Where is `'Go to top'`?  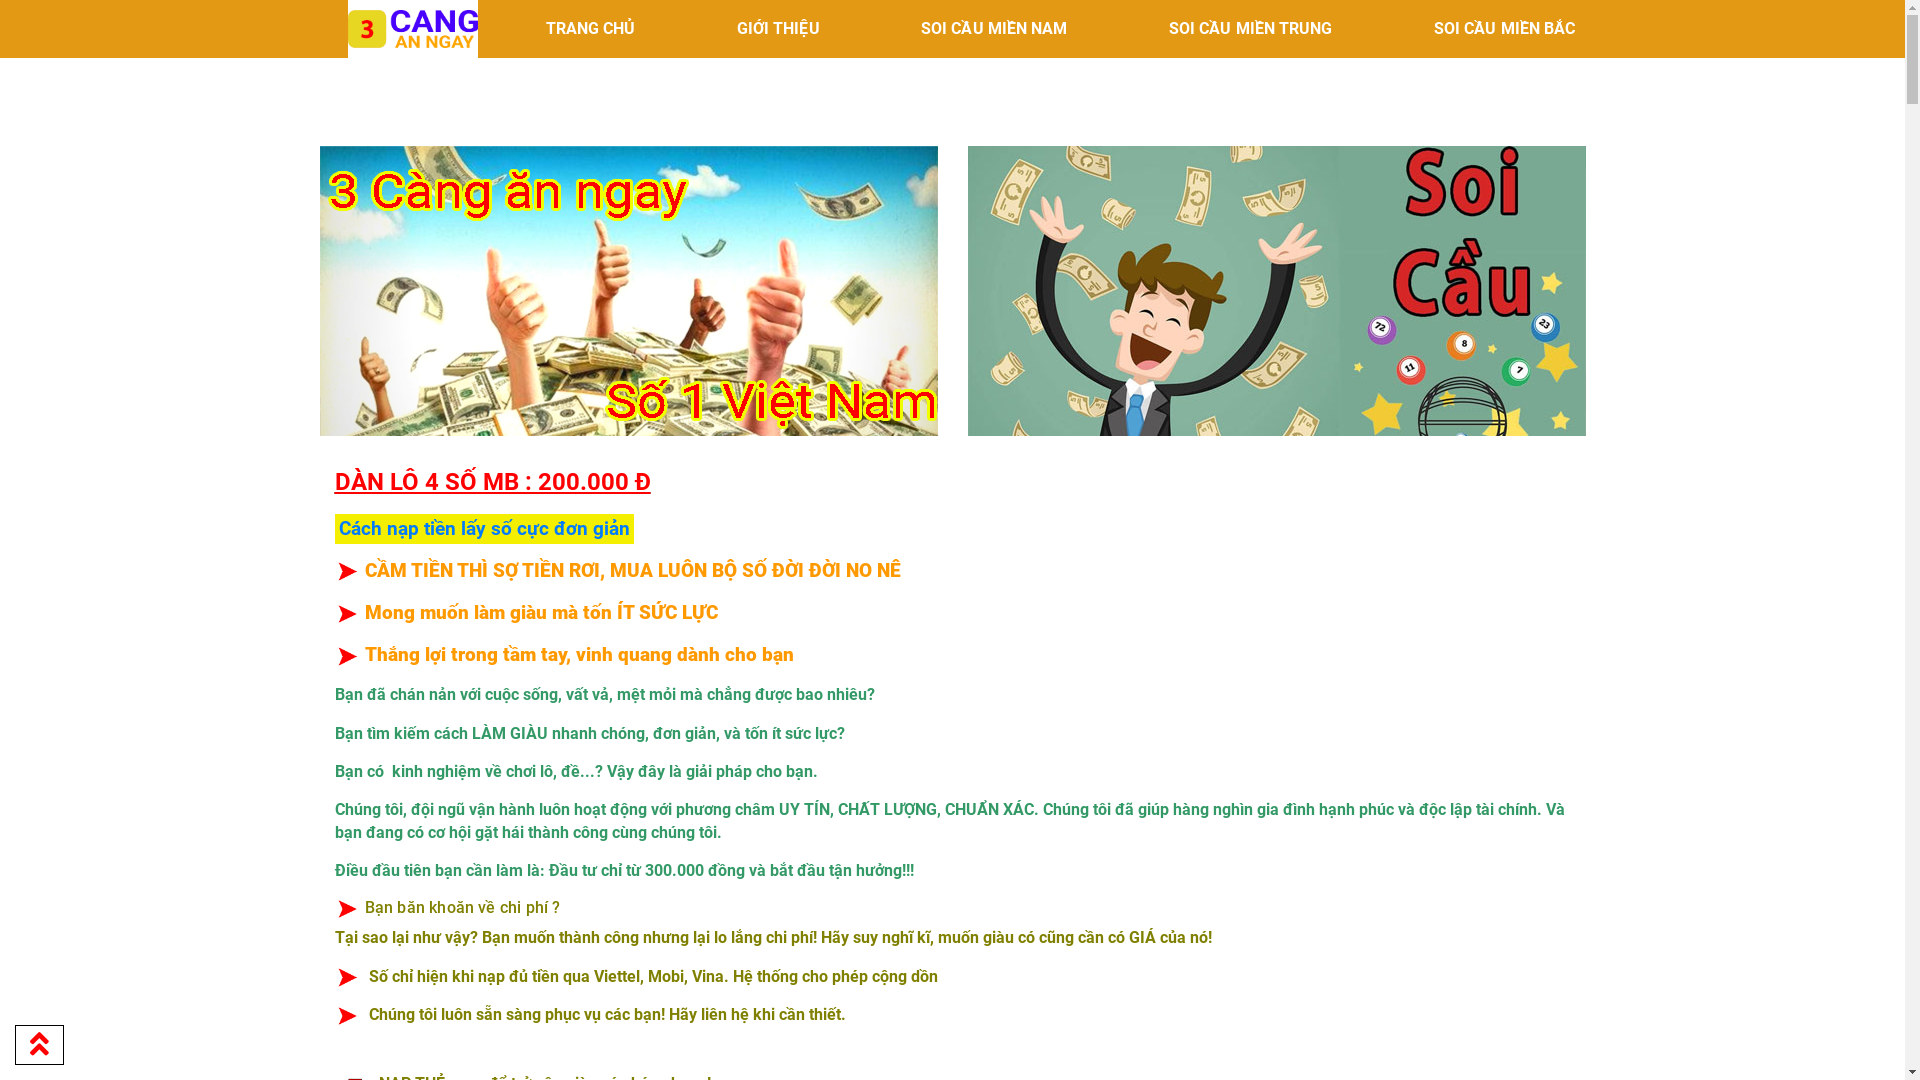
'Go to top' is located at coordinates (39, 1044).